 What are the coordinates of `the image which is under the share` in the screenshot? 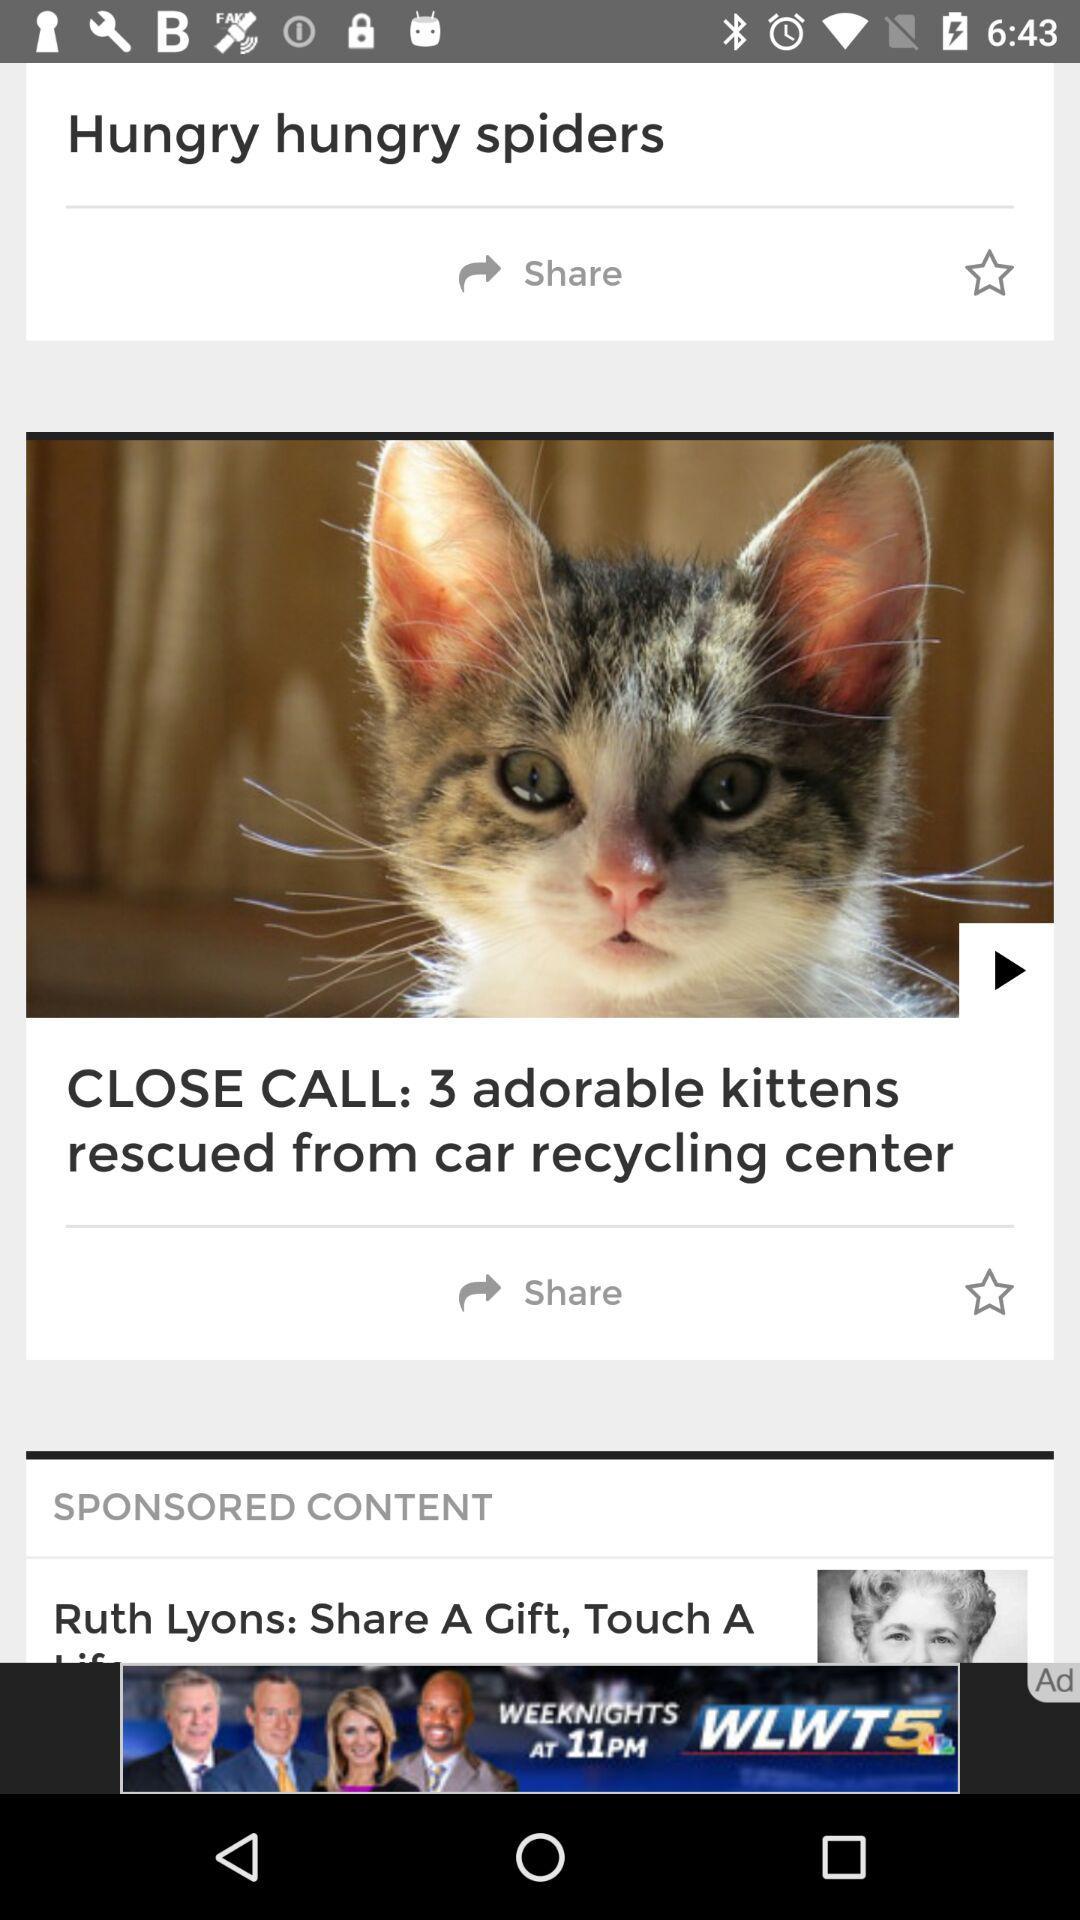 It's located at (540, 728).